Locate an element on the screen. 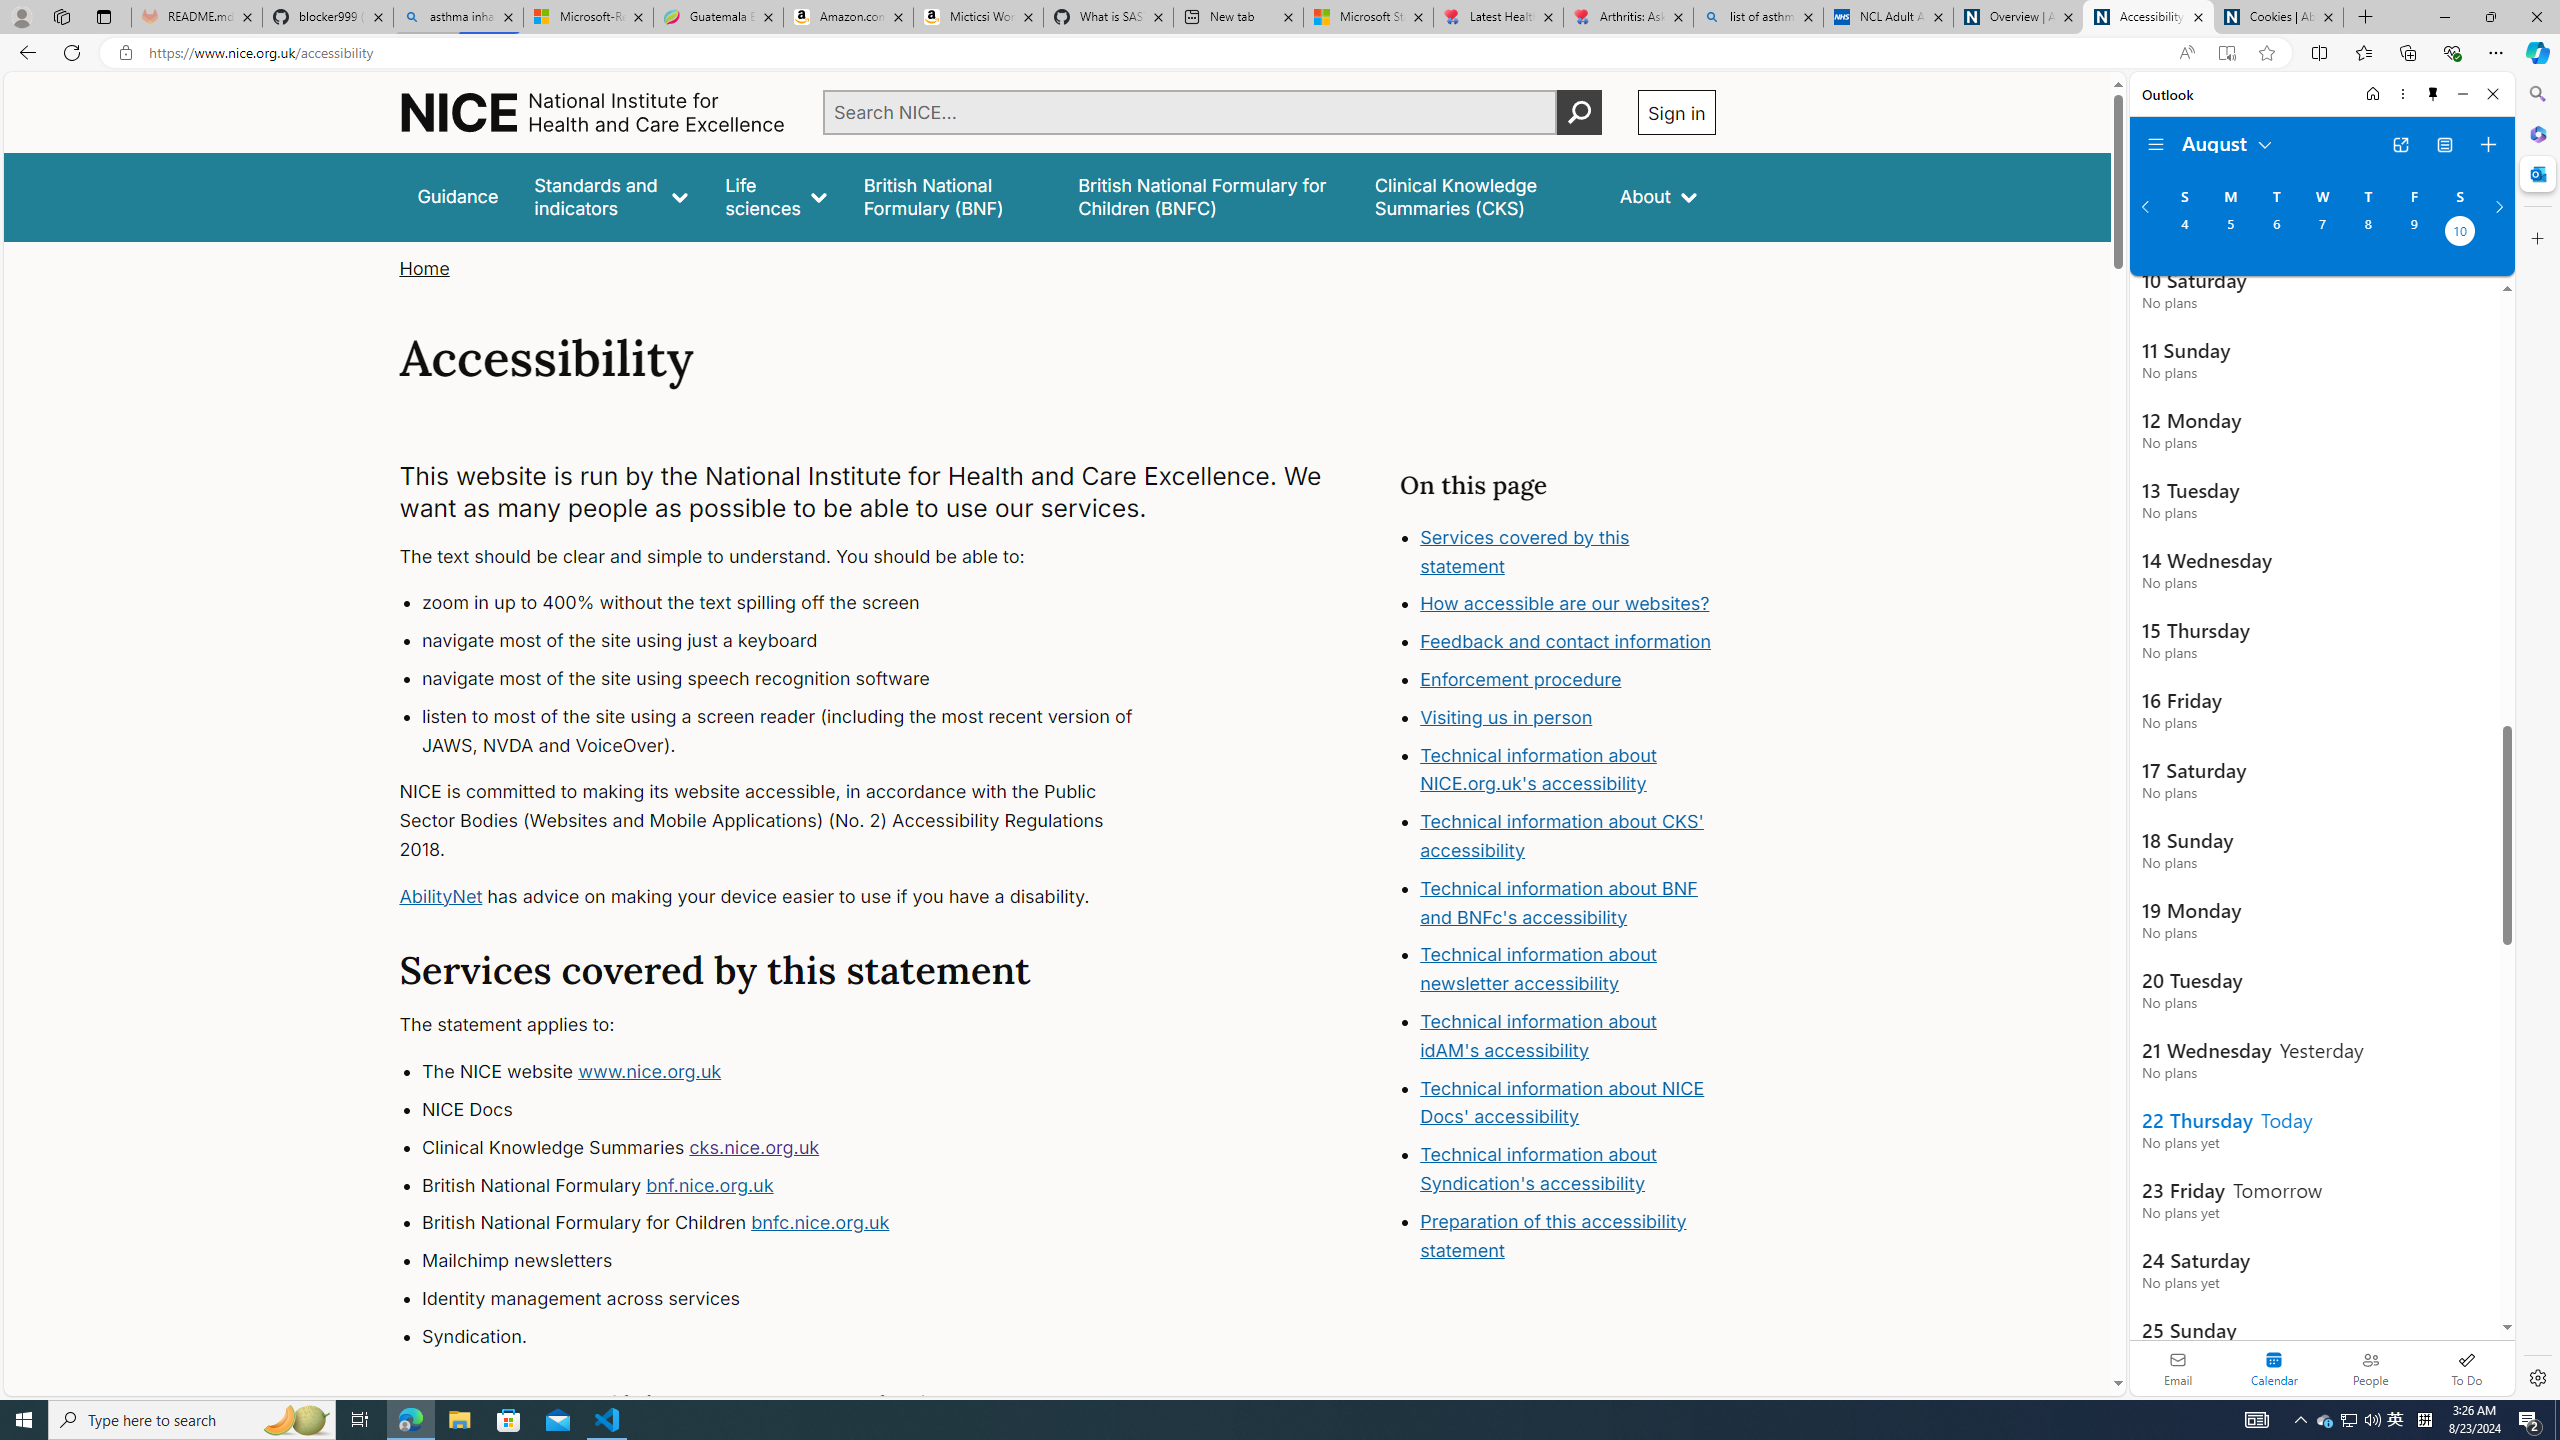  'Monday, August 5, 2024. ' is located at coordinates (2229, 233).